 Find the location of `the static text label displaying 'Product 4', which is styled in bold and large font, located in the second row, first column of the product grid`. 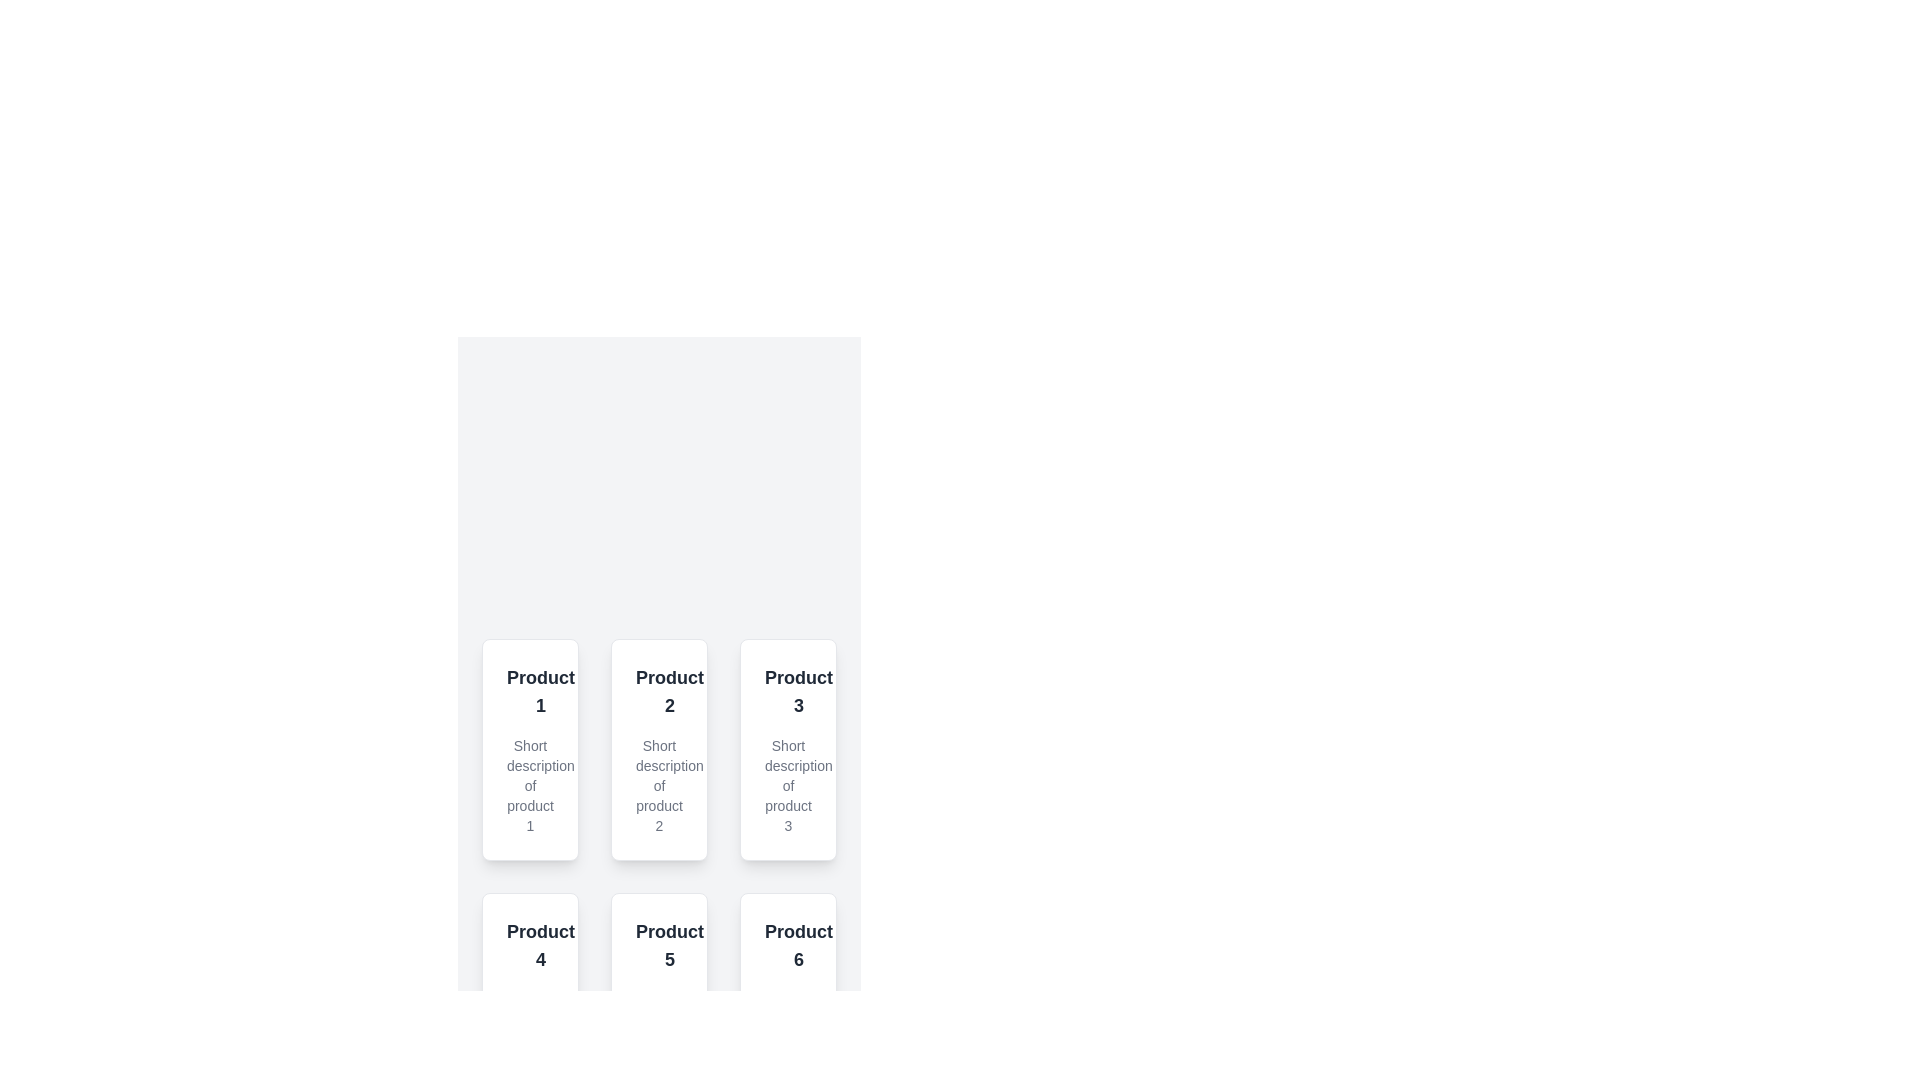

the static text label displaying 'Product 4', which is styled in bold and large font, located in the second row, first column of the product grid is located at coordinates (530, 945).